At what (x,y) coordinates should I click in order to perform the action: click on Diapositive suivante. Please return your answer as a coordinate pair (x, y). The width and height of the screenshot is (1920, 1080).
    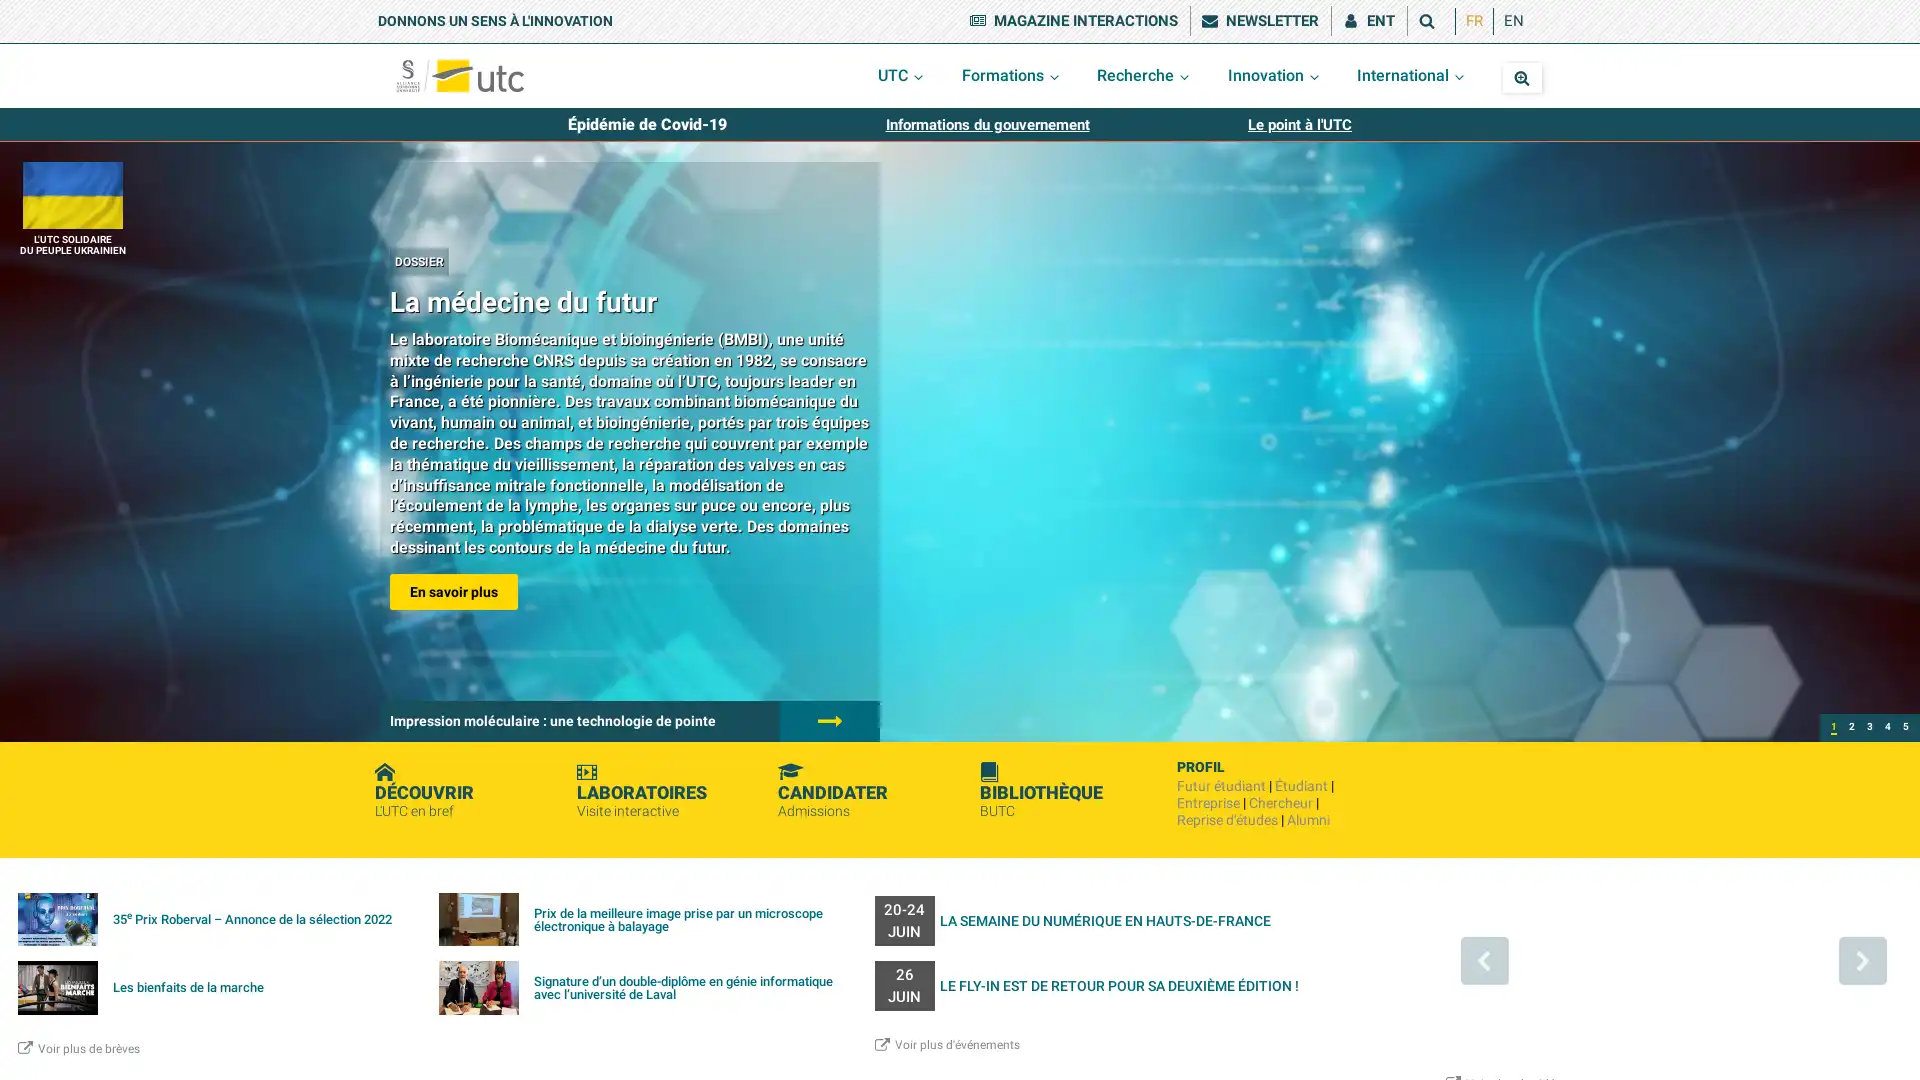
    Looking at the image, I should click on (1861, 959).